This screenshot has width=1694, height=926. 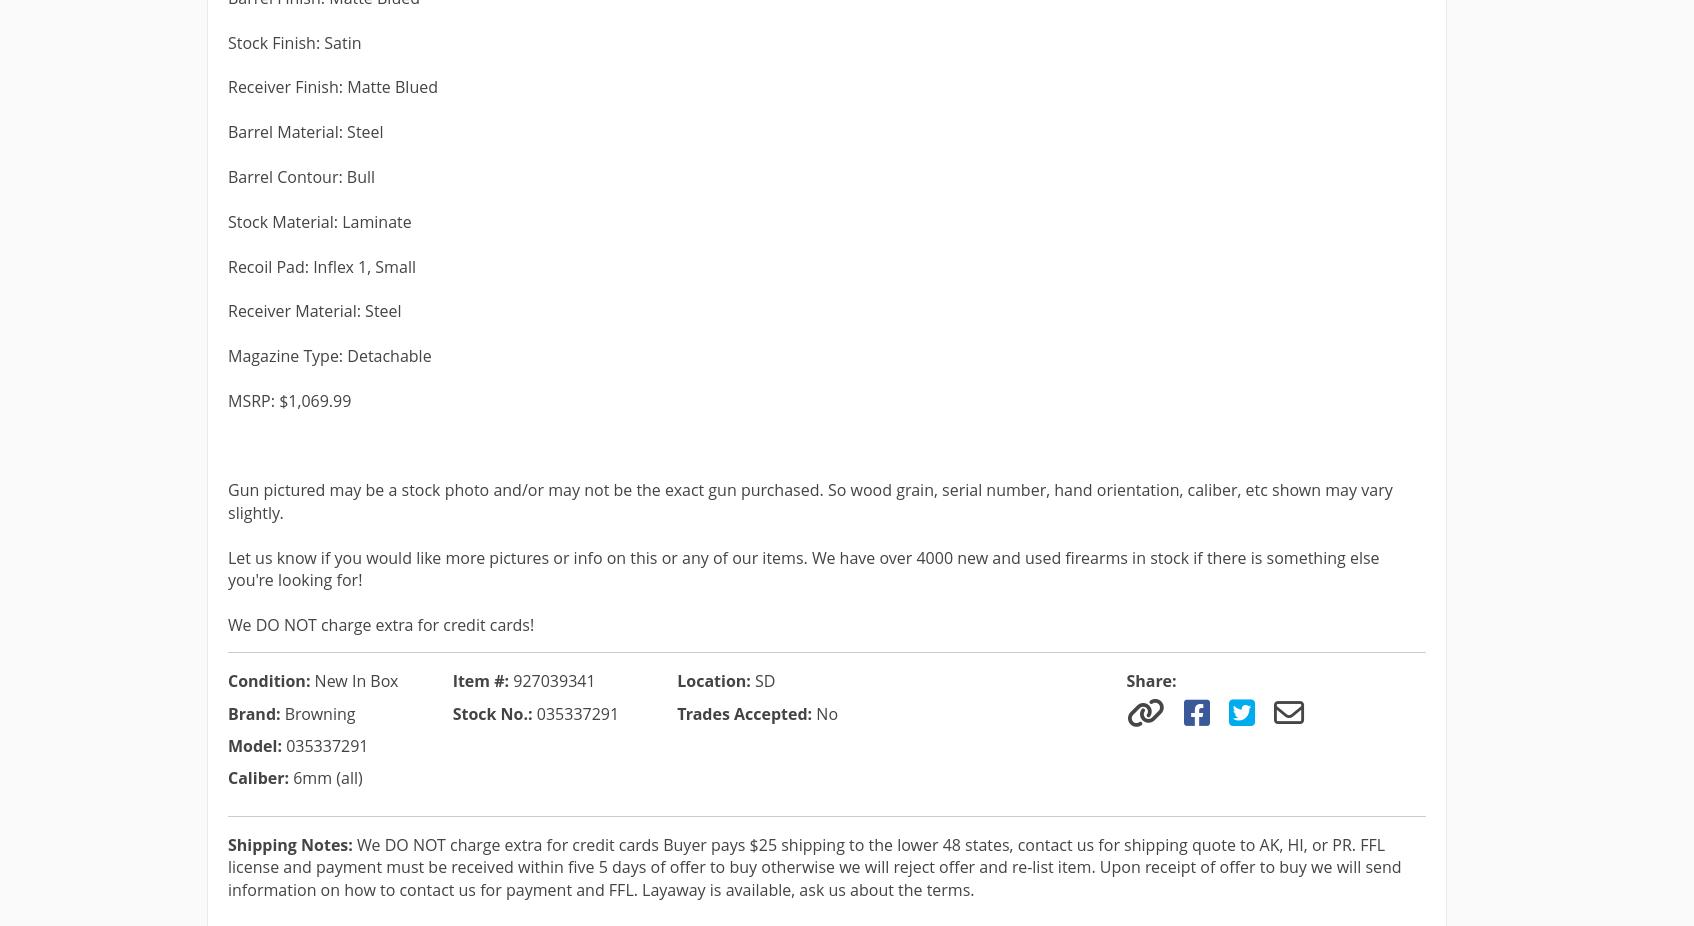 I want to click on 'Recoil Pad: Inflex 1, Small', so click(x=228, y=266).